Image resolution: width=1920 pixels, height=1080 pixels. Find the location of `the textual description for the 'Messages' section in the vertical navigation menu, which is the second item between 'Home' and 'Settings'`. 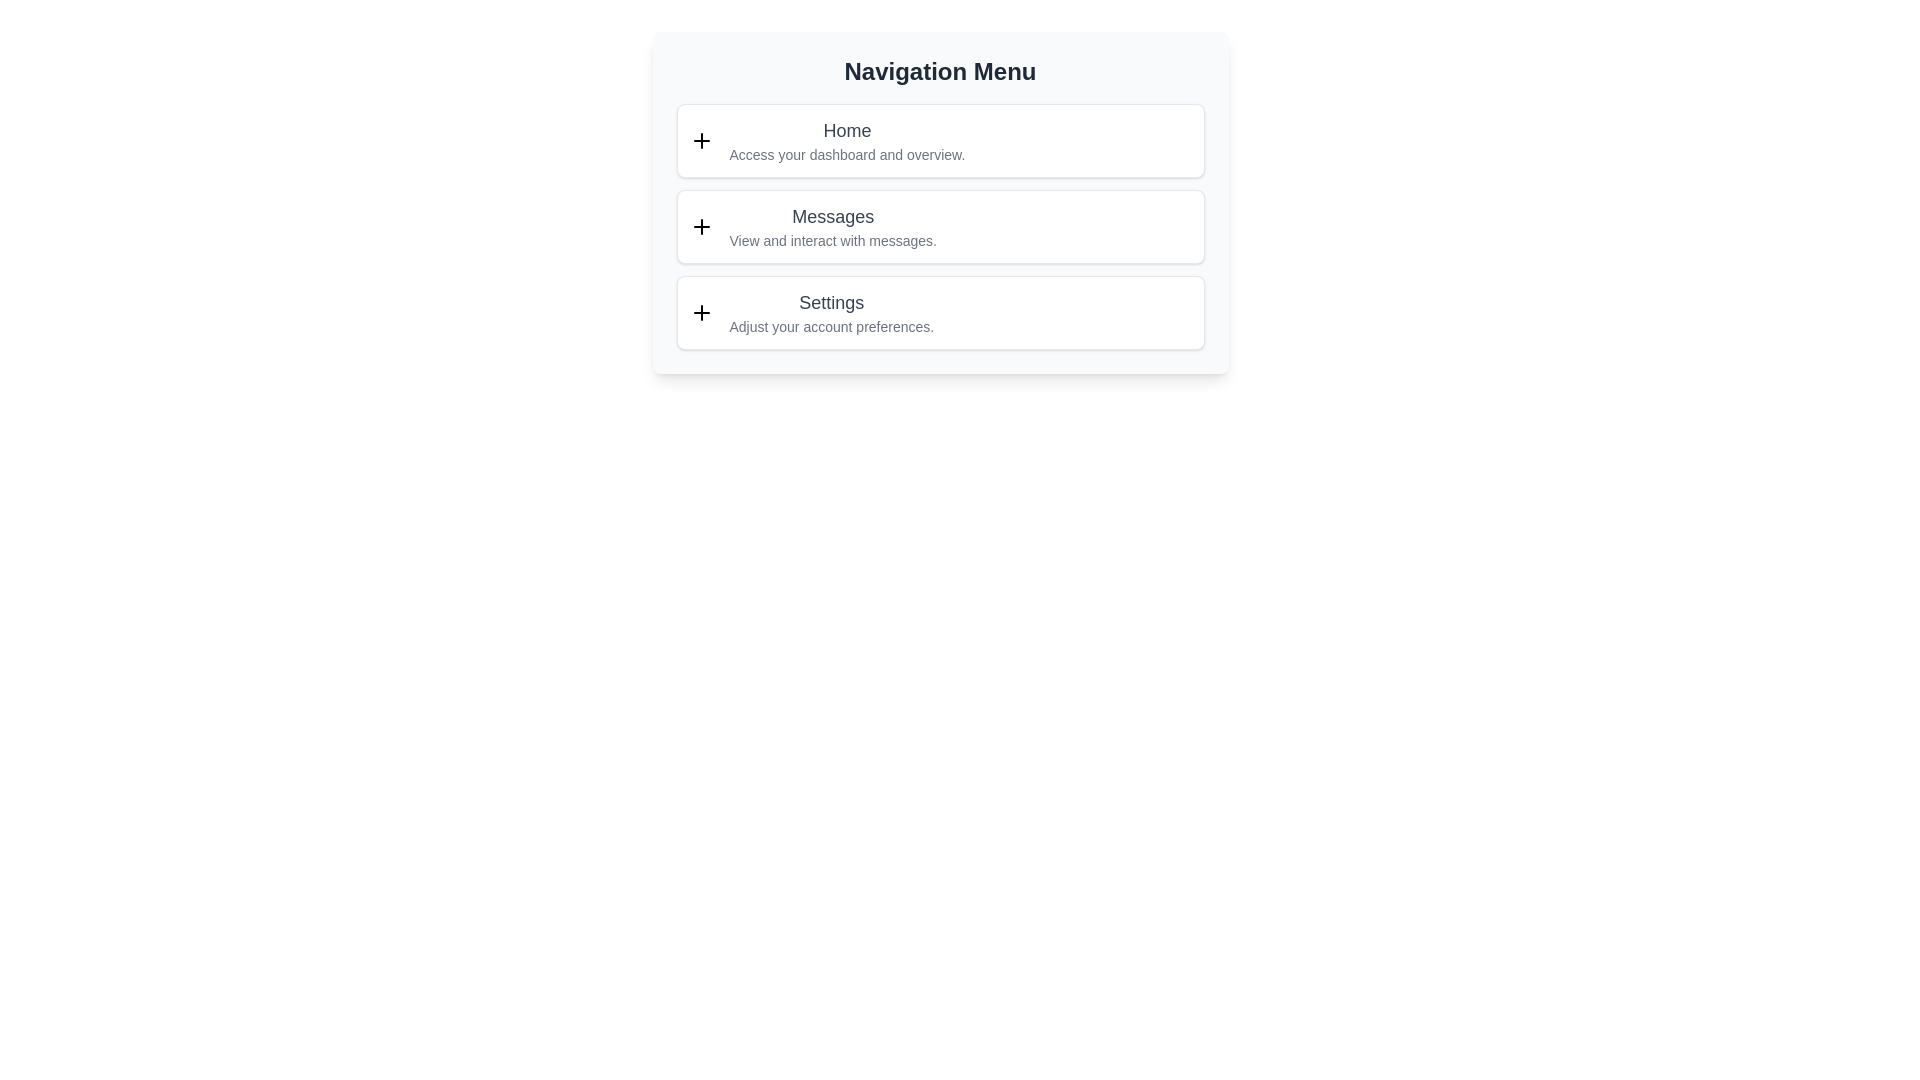

the textual description for the 'Messages' section in the vertical navigation menu, which is the second item between 'Home' and 'Settings' is located at coordinates (833, 226).